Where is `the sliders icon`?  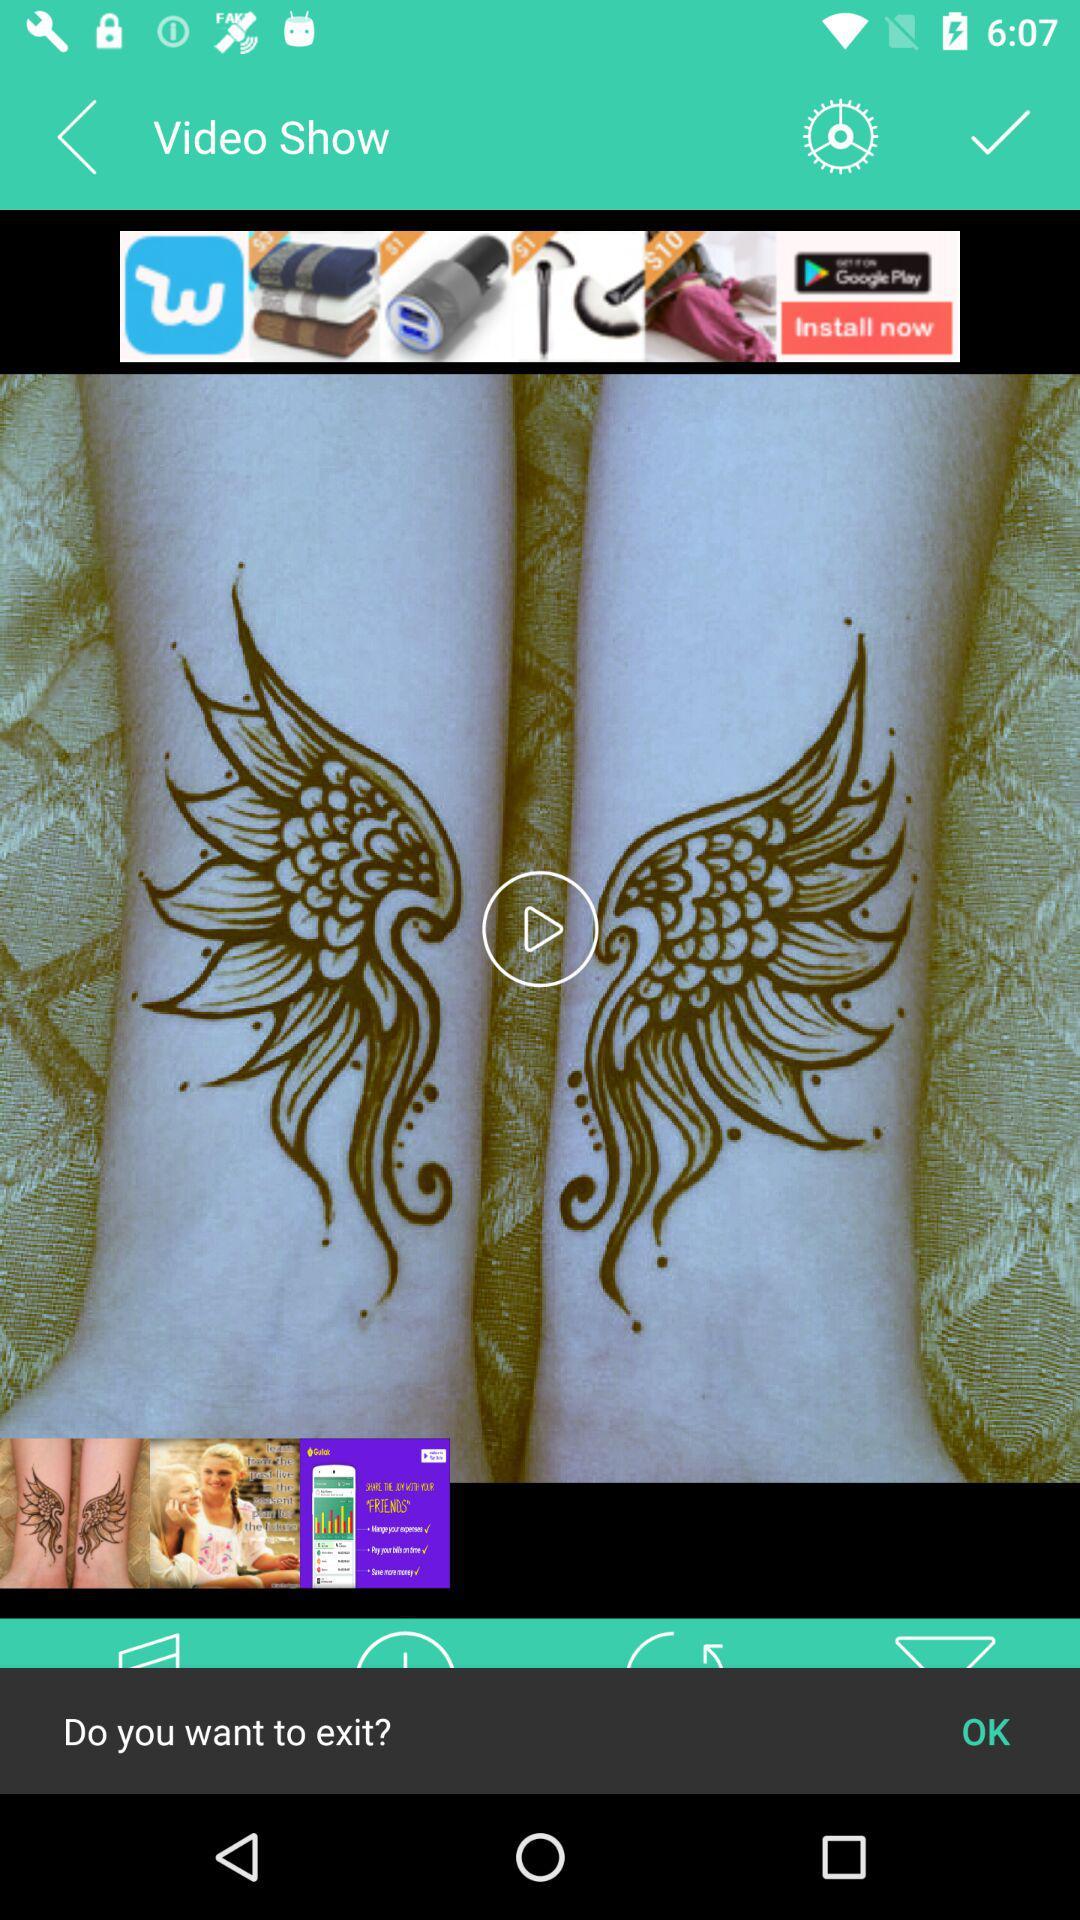 the sliders icon is located at coordinates (374, 1513).